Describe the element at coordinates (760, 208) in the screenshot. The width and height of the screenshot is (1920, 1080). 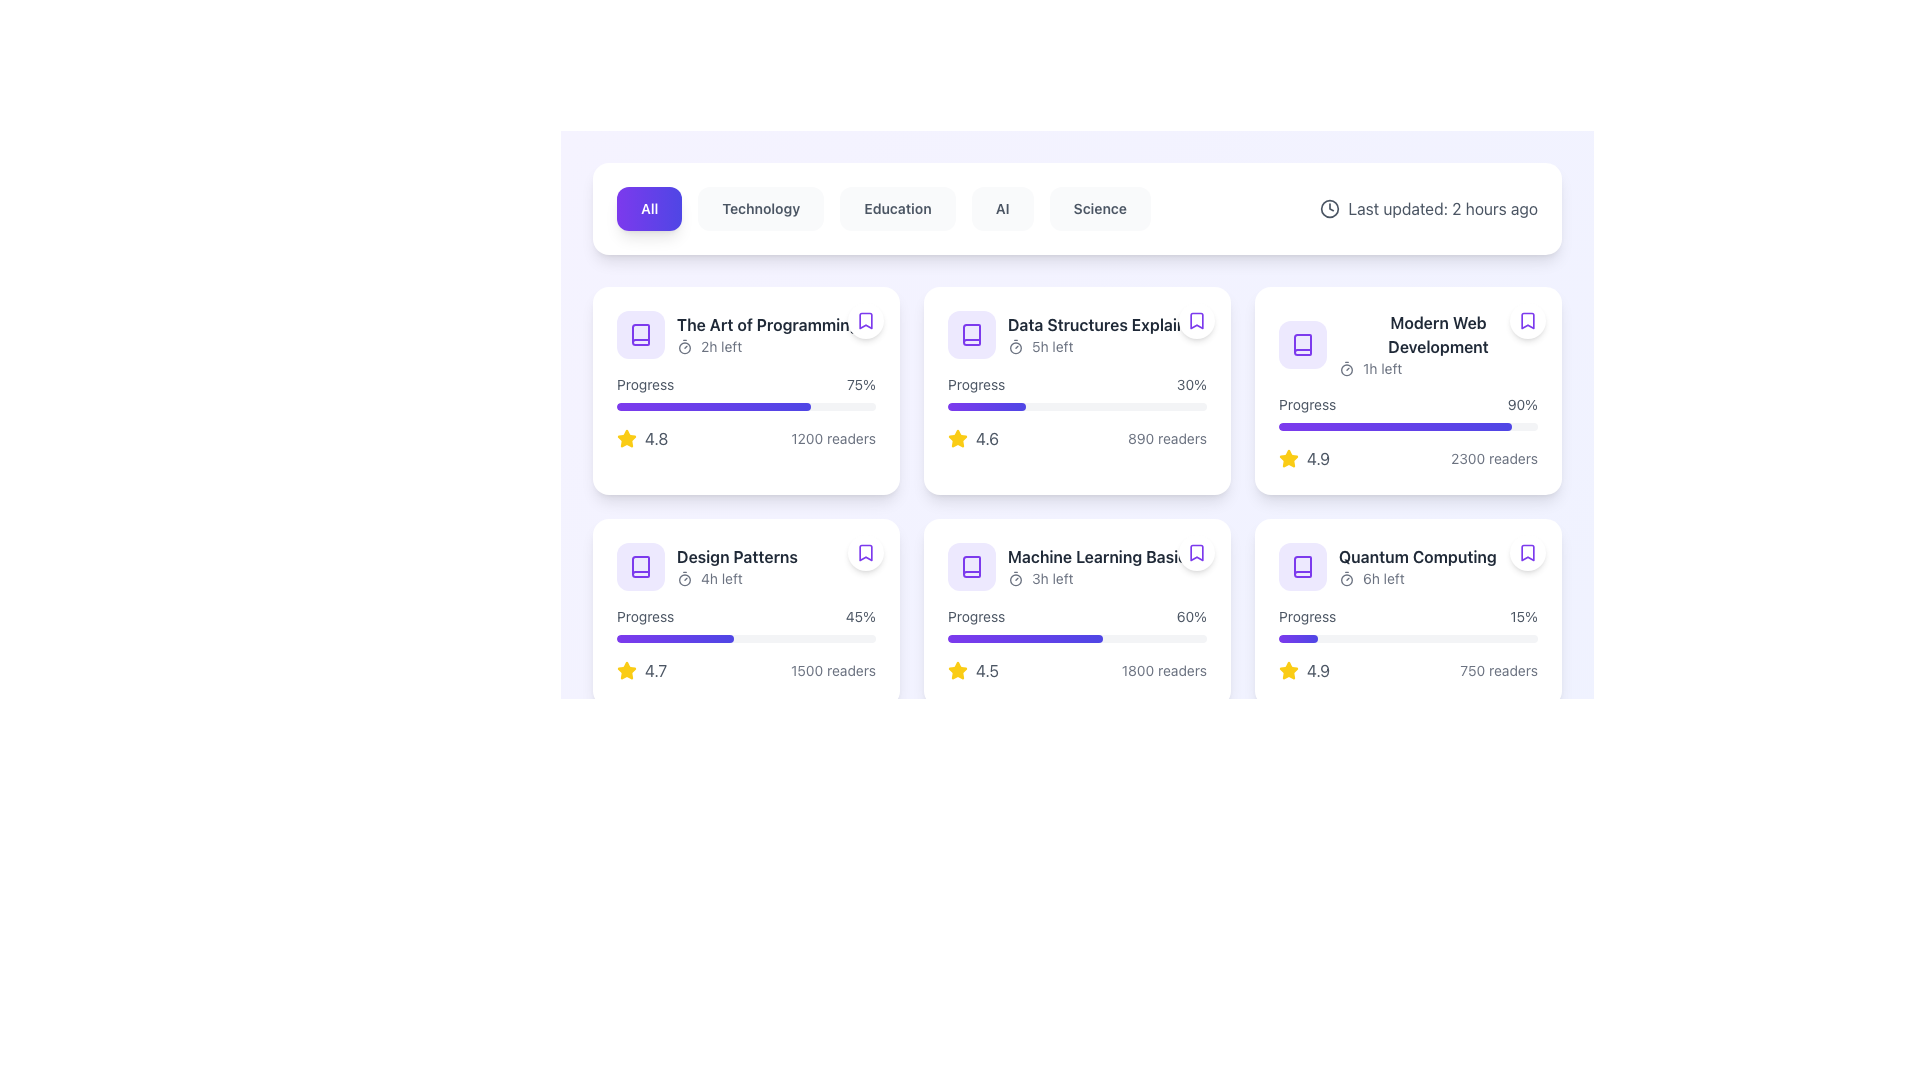
I see `the Technology filter button, which is the second button in a horizontal list of buttons that includes 'All' and 'Education'` at that location.